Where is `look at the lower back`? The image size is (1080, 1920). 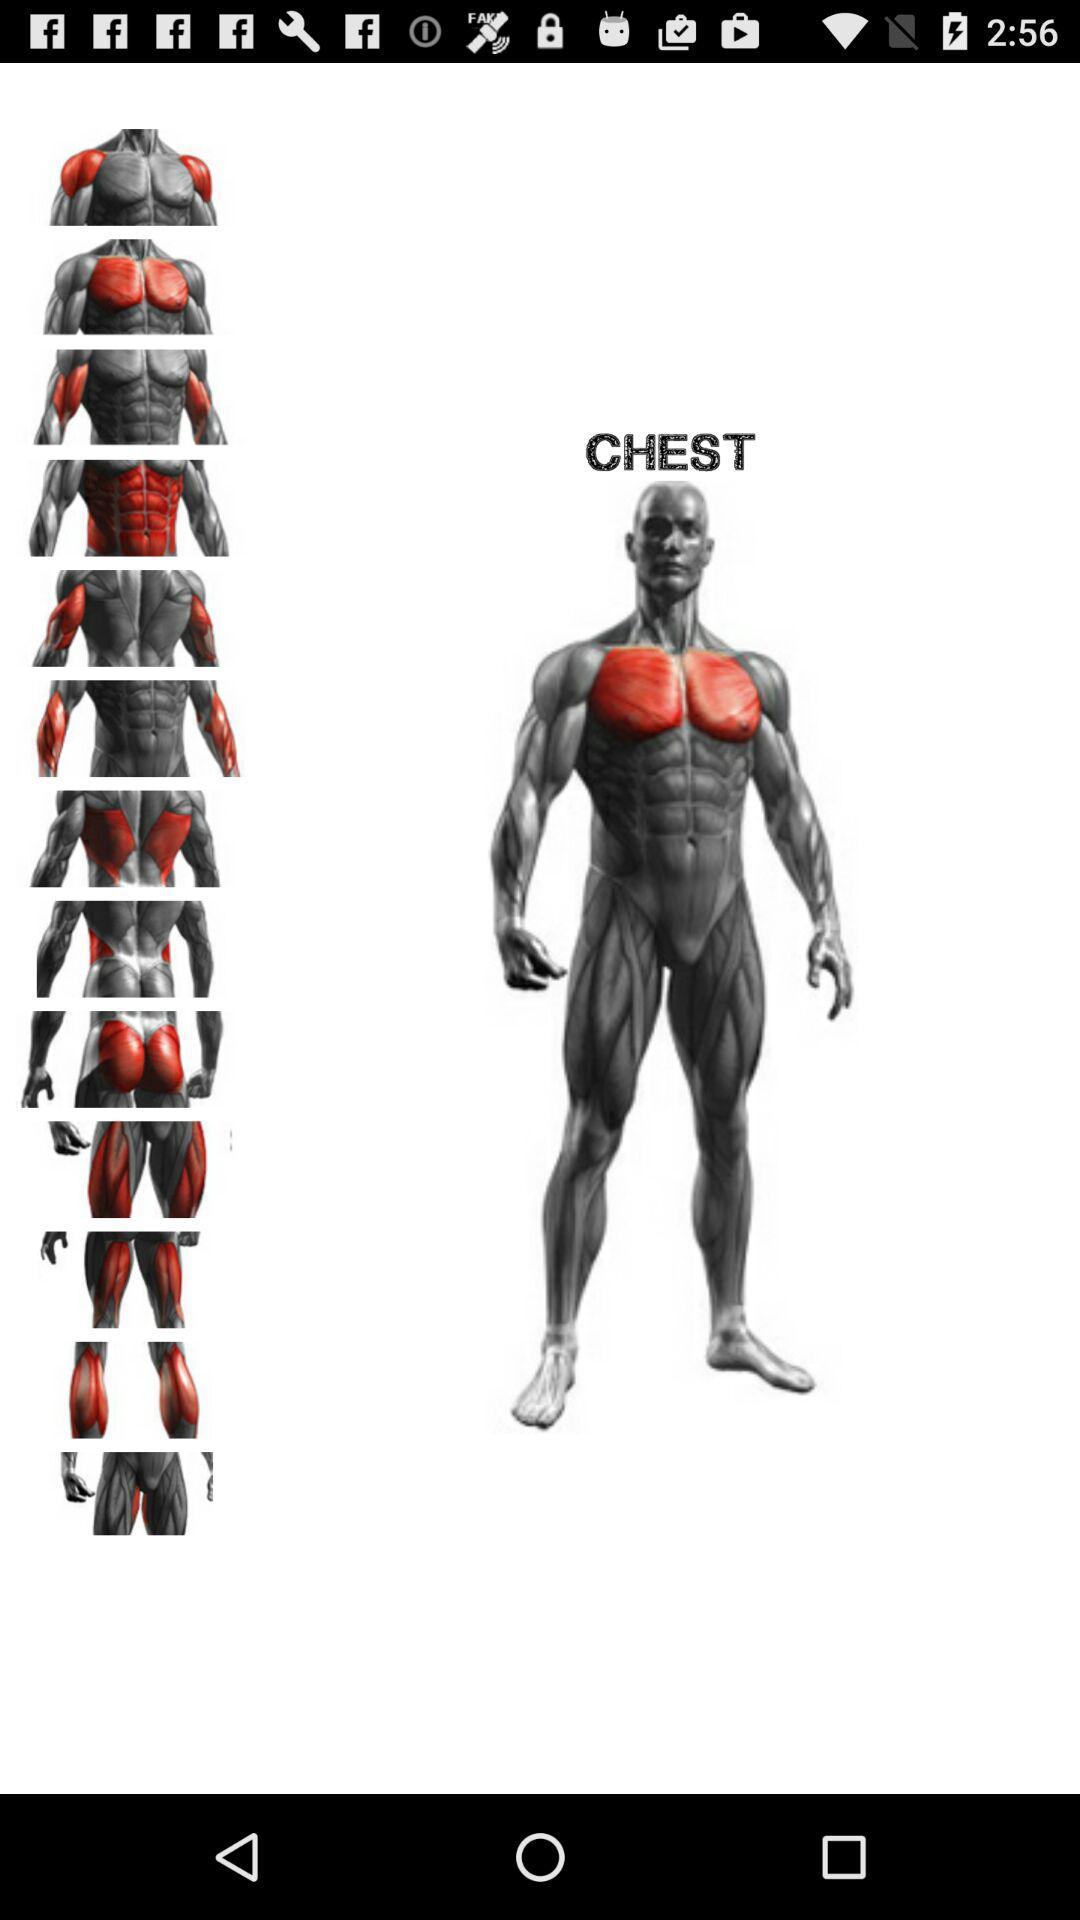
look at the lower back is located at coordinates (131, 941).